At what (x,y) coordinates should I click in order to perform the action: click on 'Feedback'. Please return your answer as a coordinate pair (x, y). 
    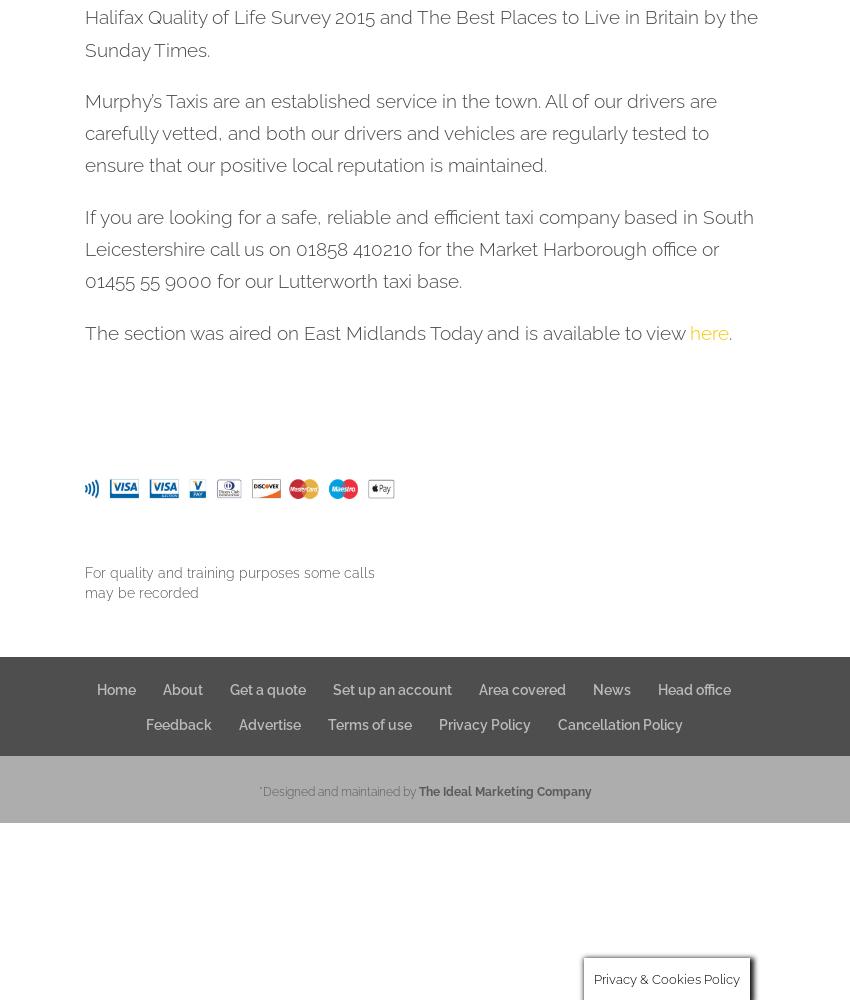
    Looking at the image, I should click on (176, 723).